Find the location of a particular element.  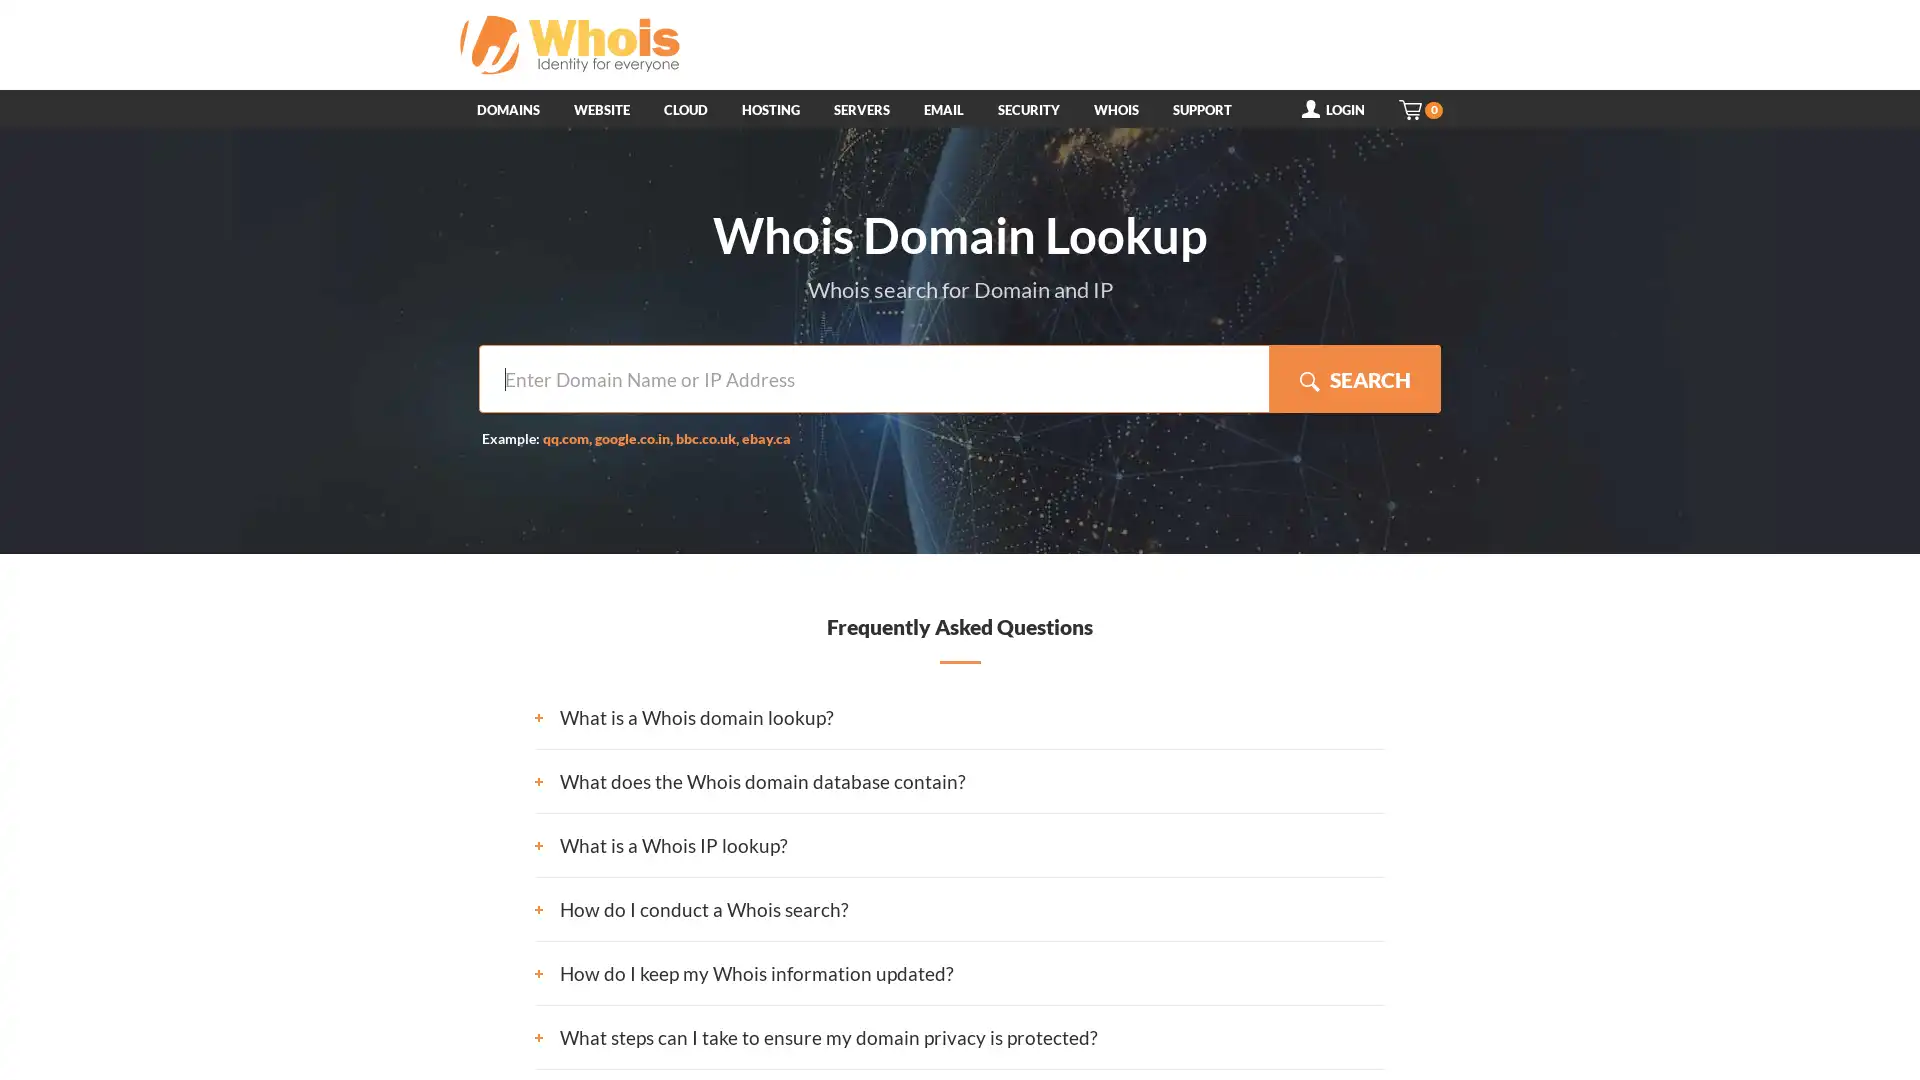

SEARCH is located at coordinates (1354, 378).